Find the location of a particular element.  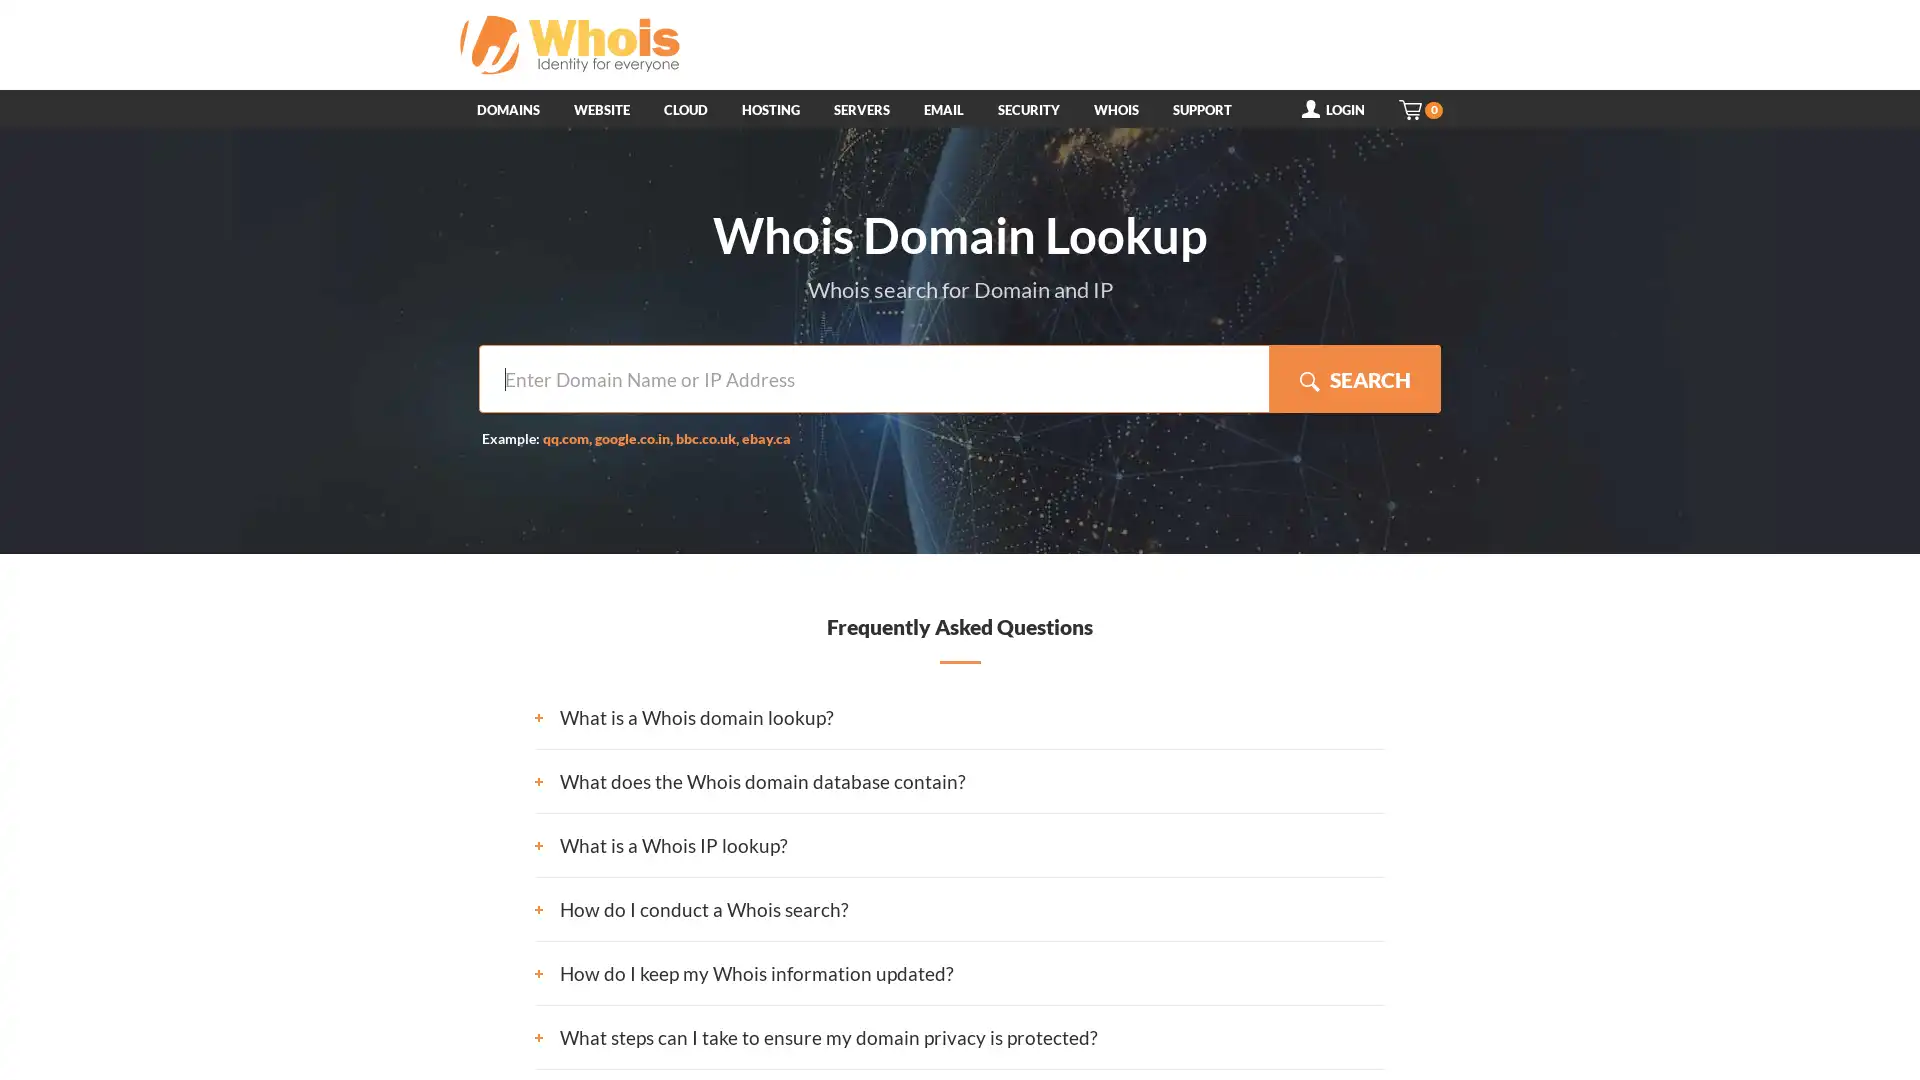

SEARCH is located at coordinates (1354, 378).